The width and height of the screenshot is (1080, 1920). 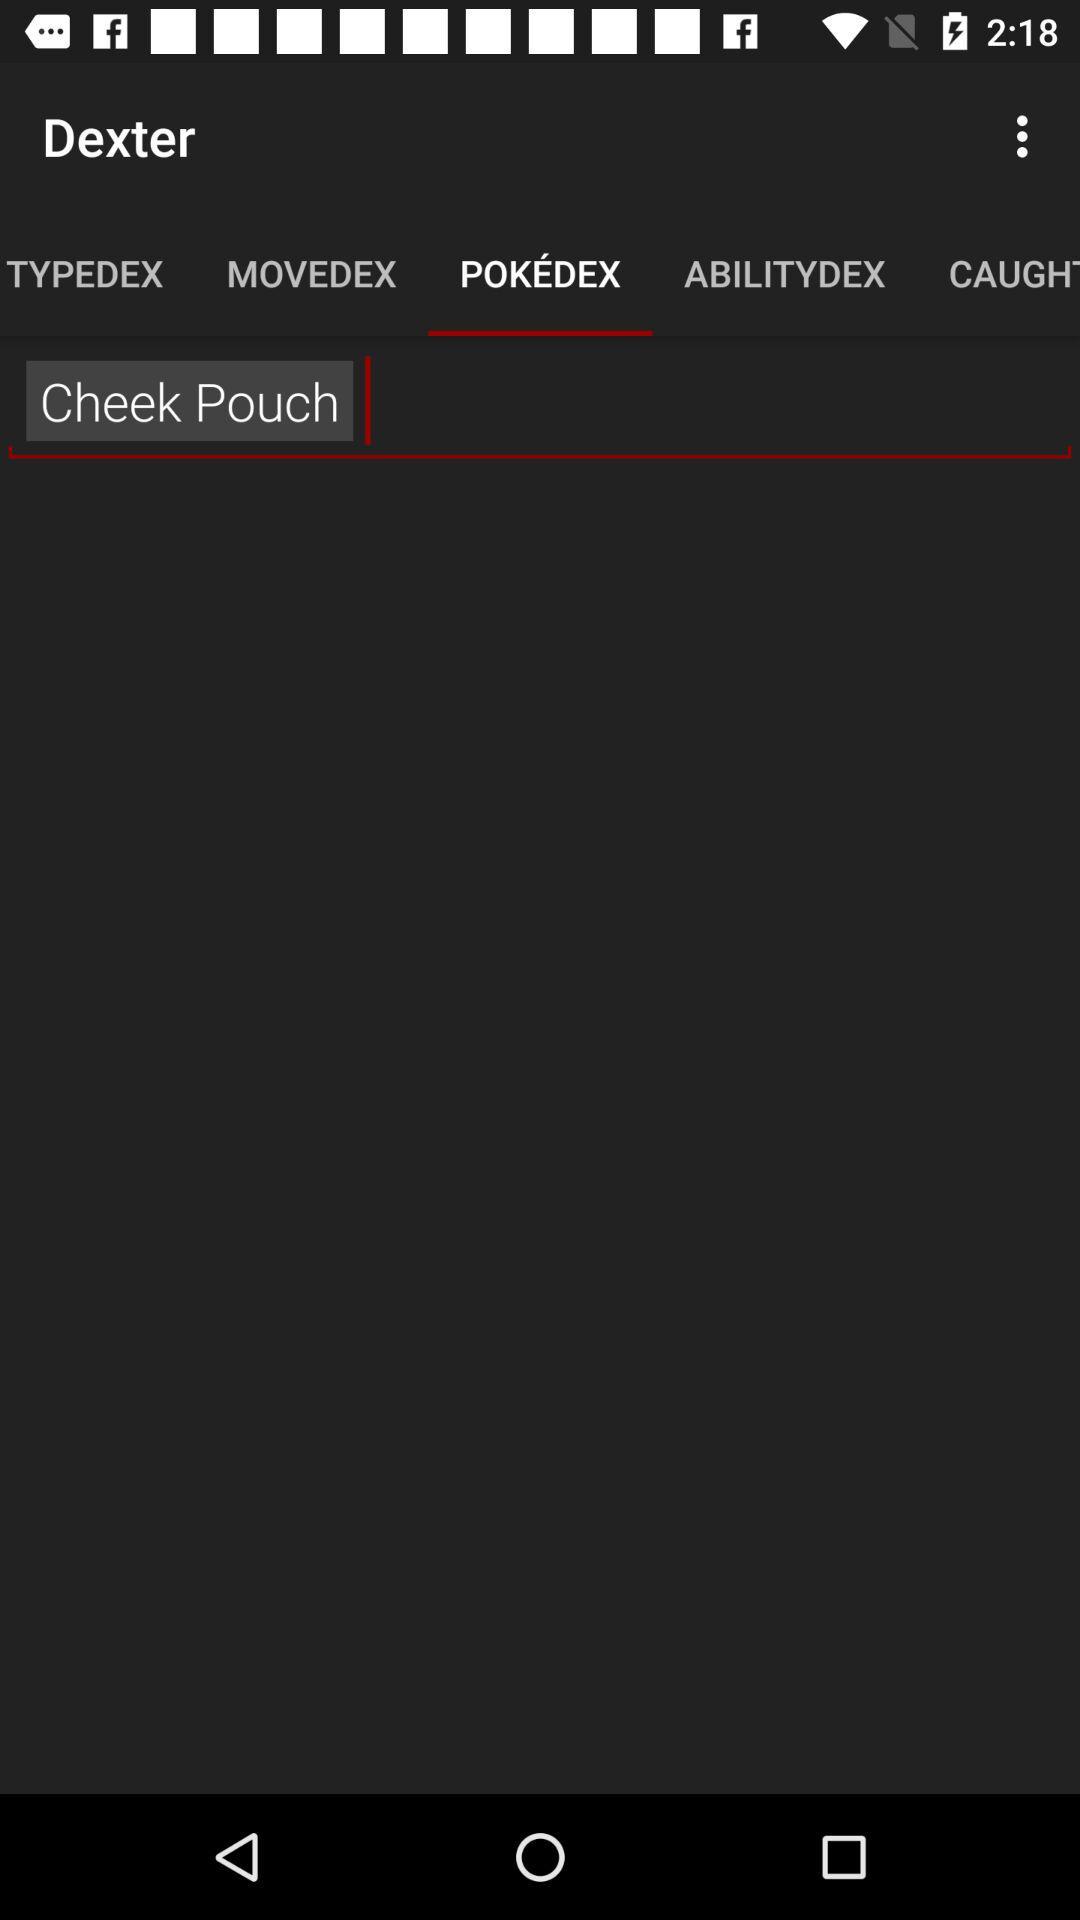 What do you see at coordinates (1027, 135) in the screenshot?
I see `icon above the caughtdex icon` at bounding box center [1027, 135].